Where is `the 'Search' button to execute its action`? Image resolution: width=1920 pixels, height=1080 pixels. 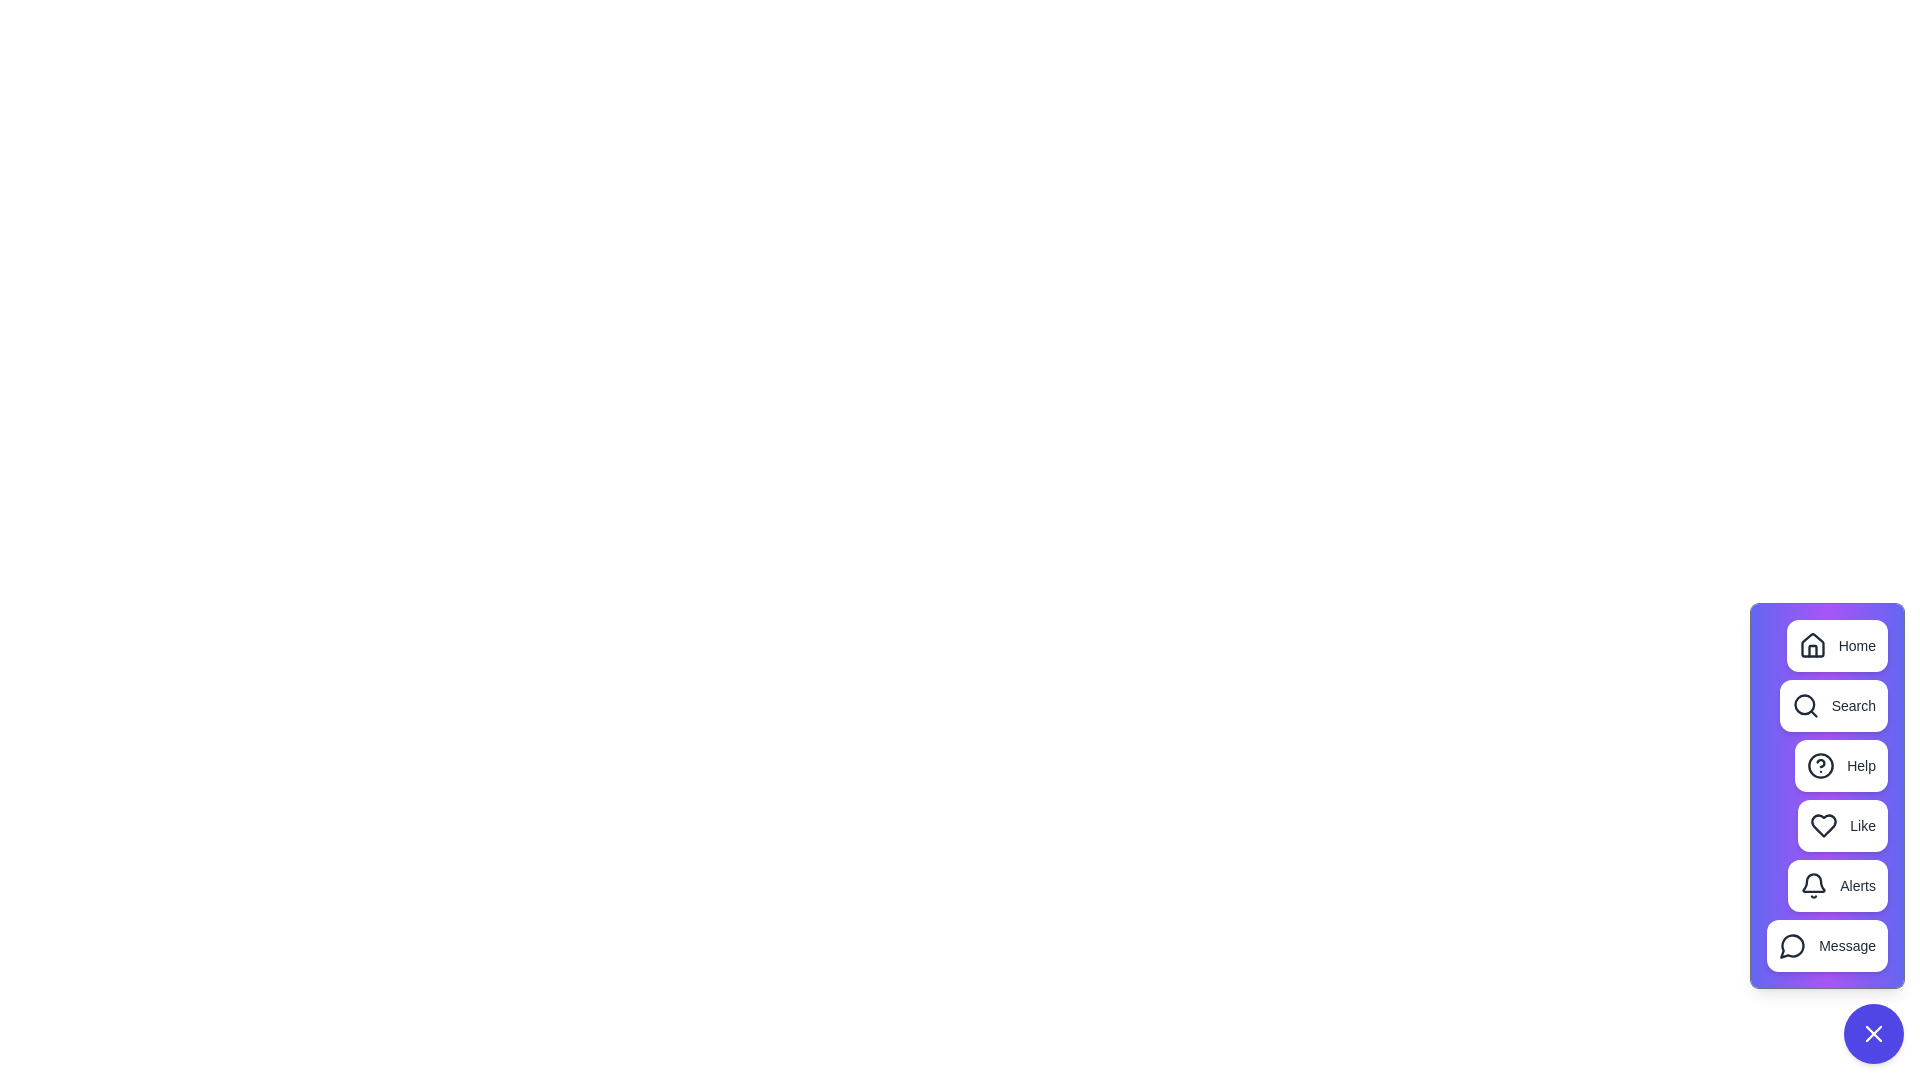 the 'Search' button to execute its action is located at coordinates (1833, 704).